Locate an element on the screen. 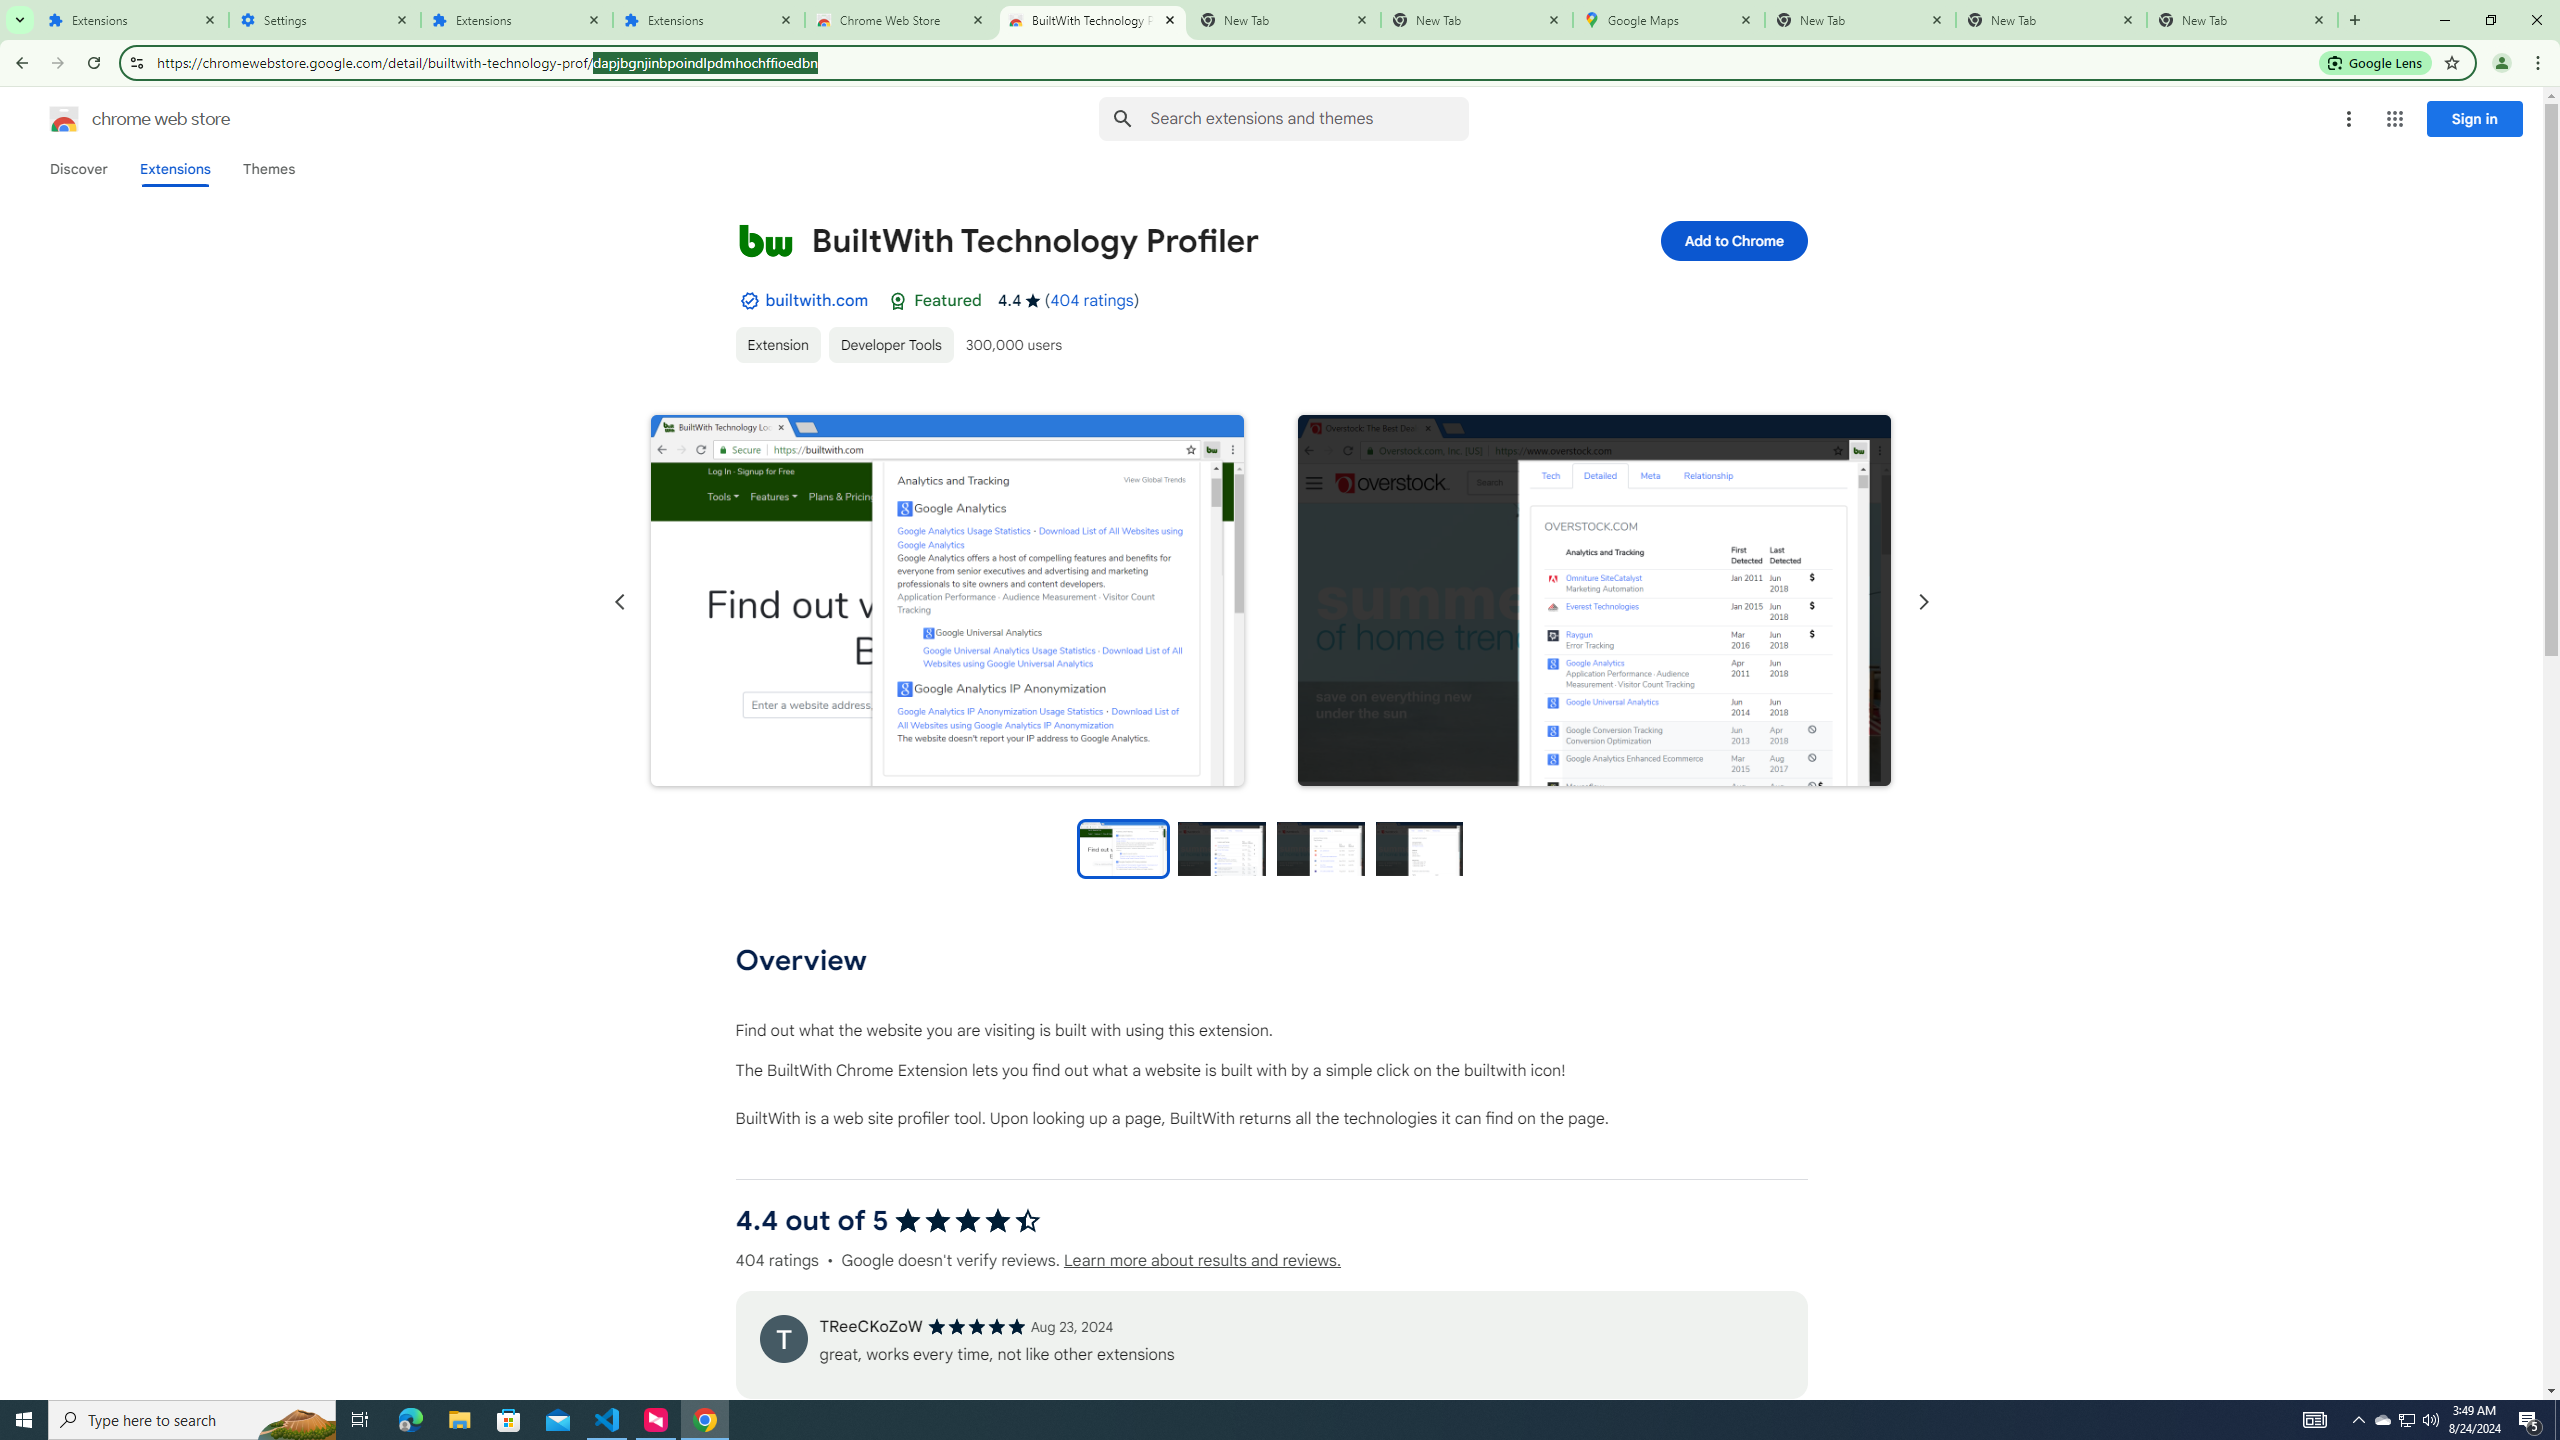 The image size is (2560, 1440). 'Google Maps' is located at coordinates (1668, 19).